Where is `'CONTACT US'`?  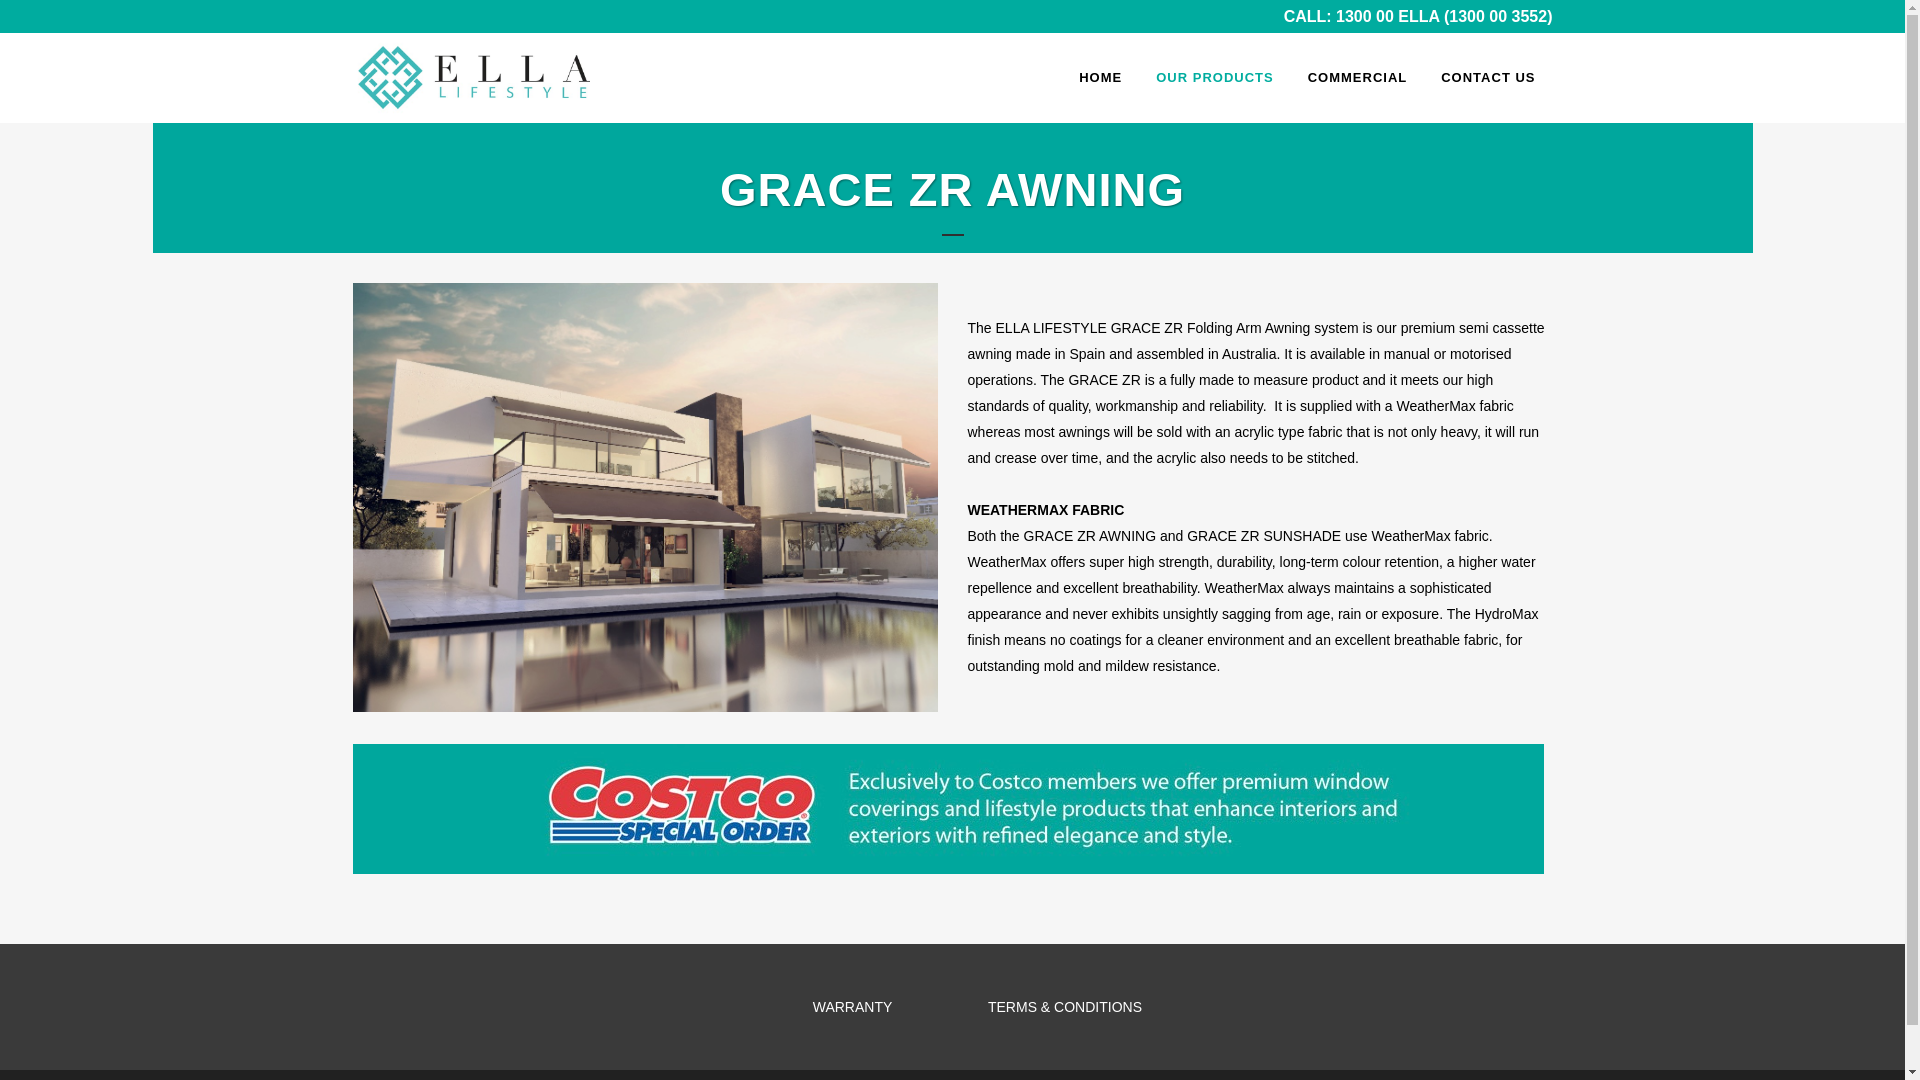
'CONTACT US' is located at coordinates (1423, 76).